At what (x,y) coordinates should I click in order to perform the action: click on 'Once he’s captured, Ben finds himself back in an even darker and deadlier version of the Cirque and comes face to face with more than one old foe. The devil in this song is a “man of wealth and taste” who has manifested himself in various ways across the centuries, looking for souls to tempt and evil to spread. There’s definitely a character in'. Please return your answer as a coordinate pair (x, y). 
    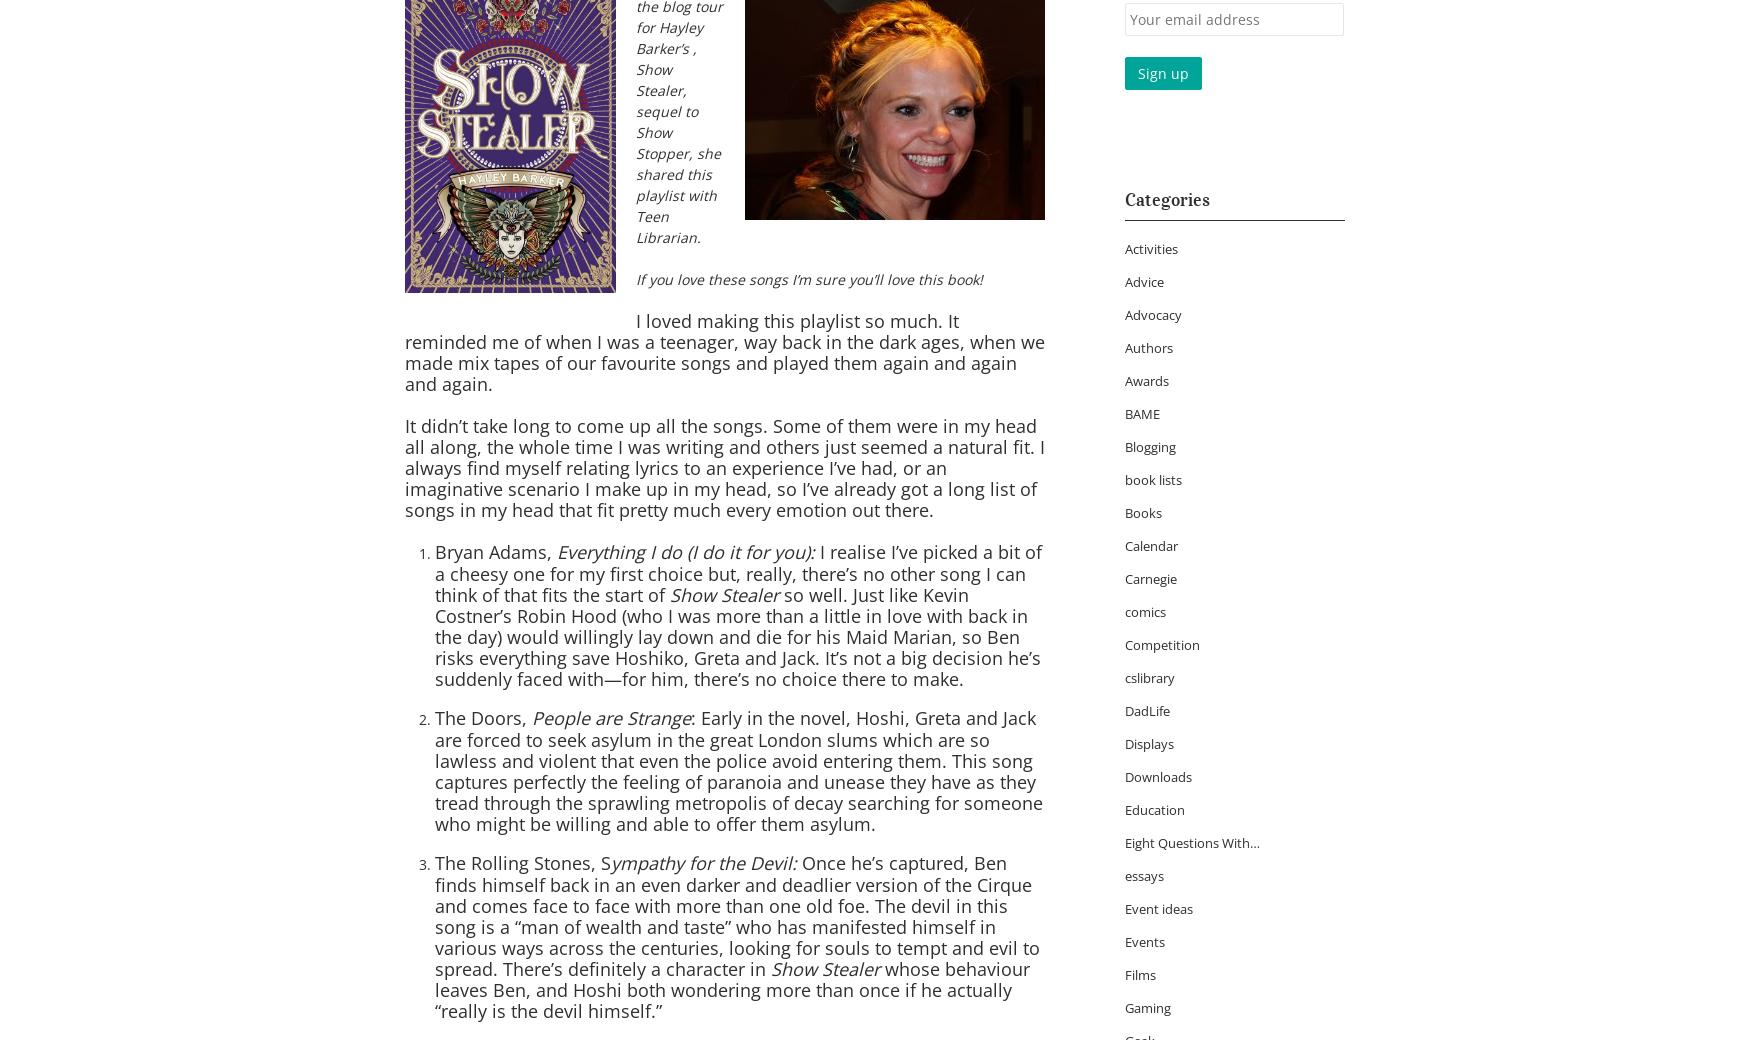
    Looking at the image, I should click on (737, 916).